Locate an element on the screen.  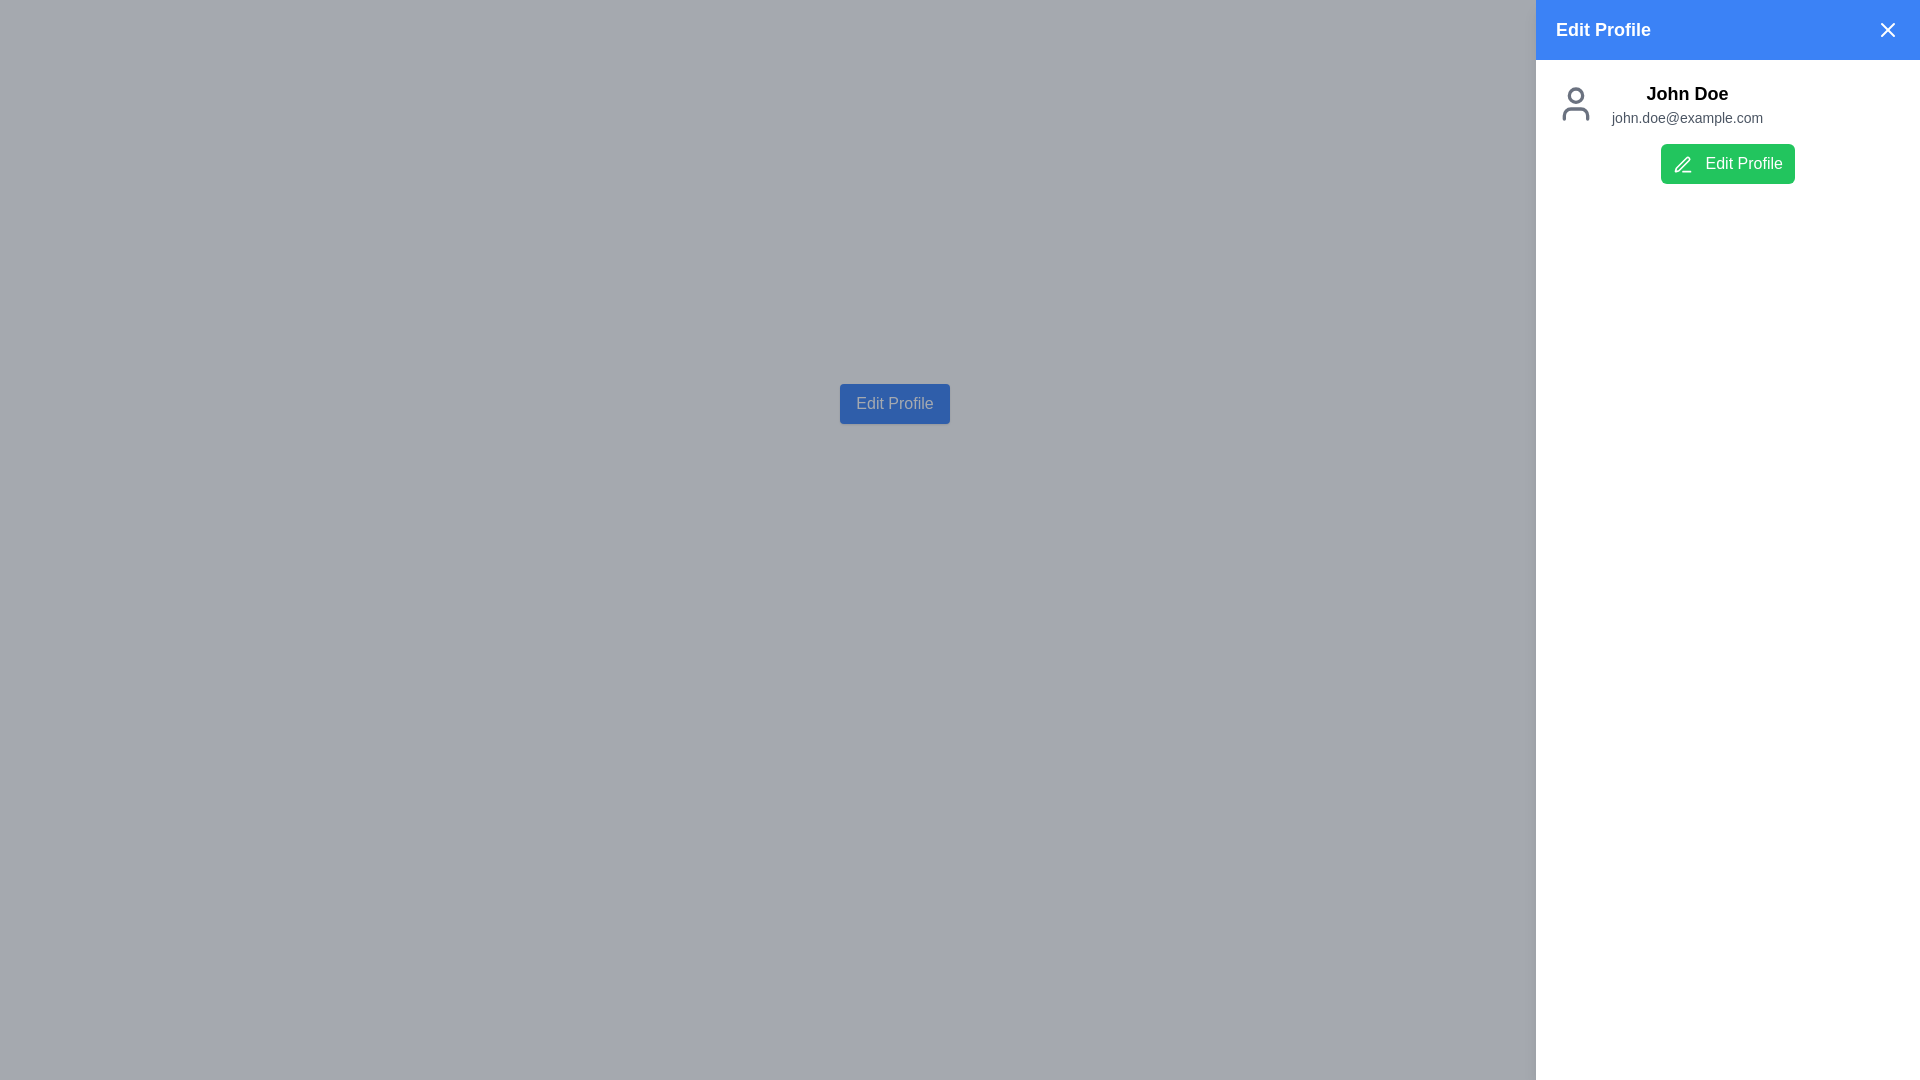
the profile editing button located on the right side of the interface, below the user's name 'John Doe' and email 'john.doe@example.com' is located at coordinates (1727, 163).